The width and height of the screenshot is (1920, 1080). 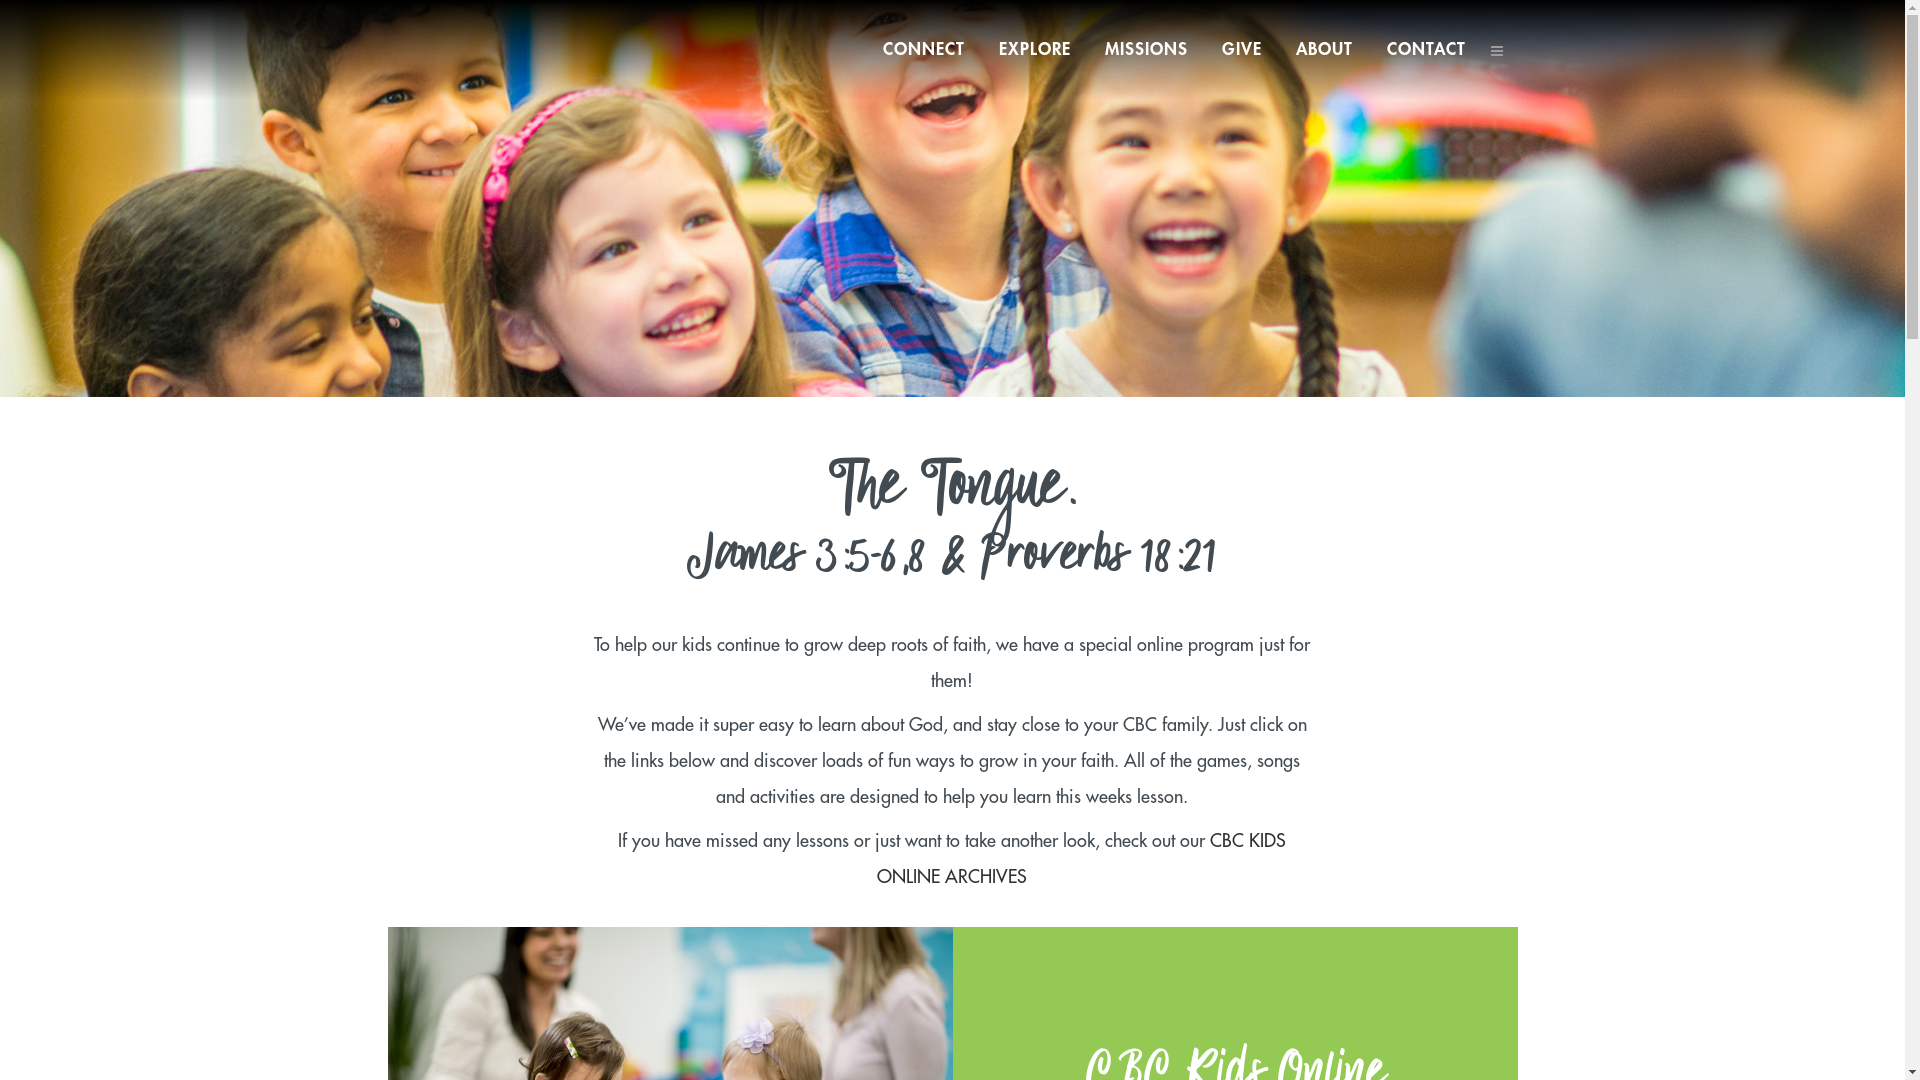 I want to click on 'EXPLORE', so click(x=1035, y=49).